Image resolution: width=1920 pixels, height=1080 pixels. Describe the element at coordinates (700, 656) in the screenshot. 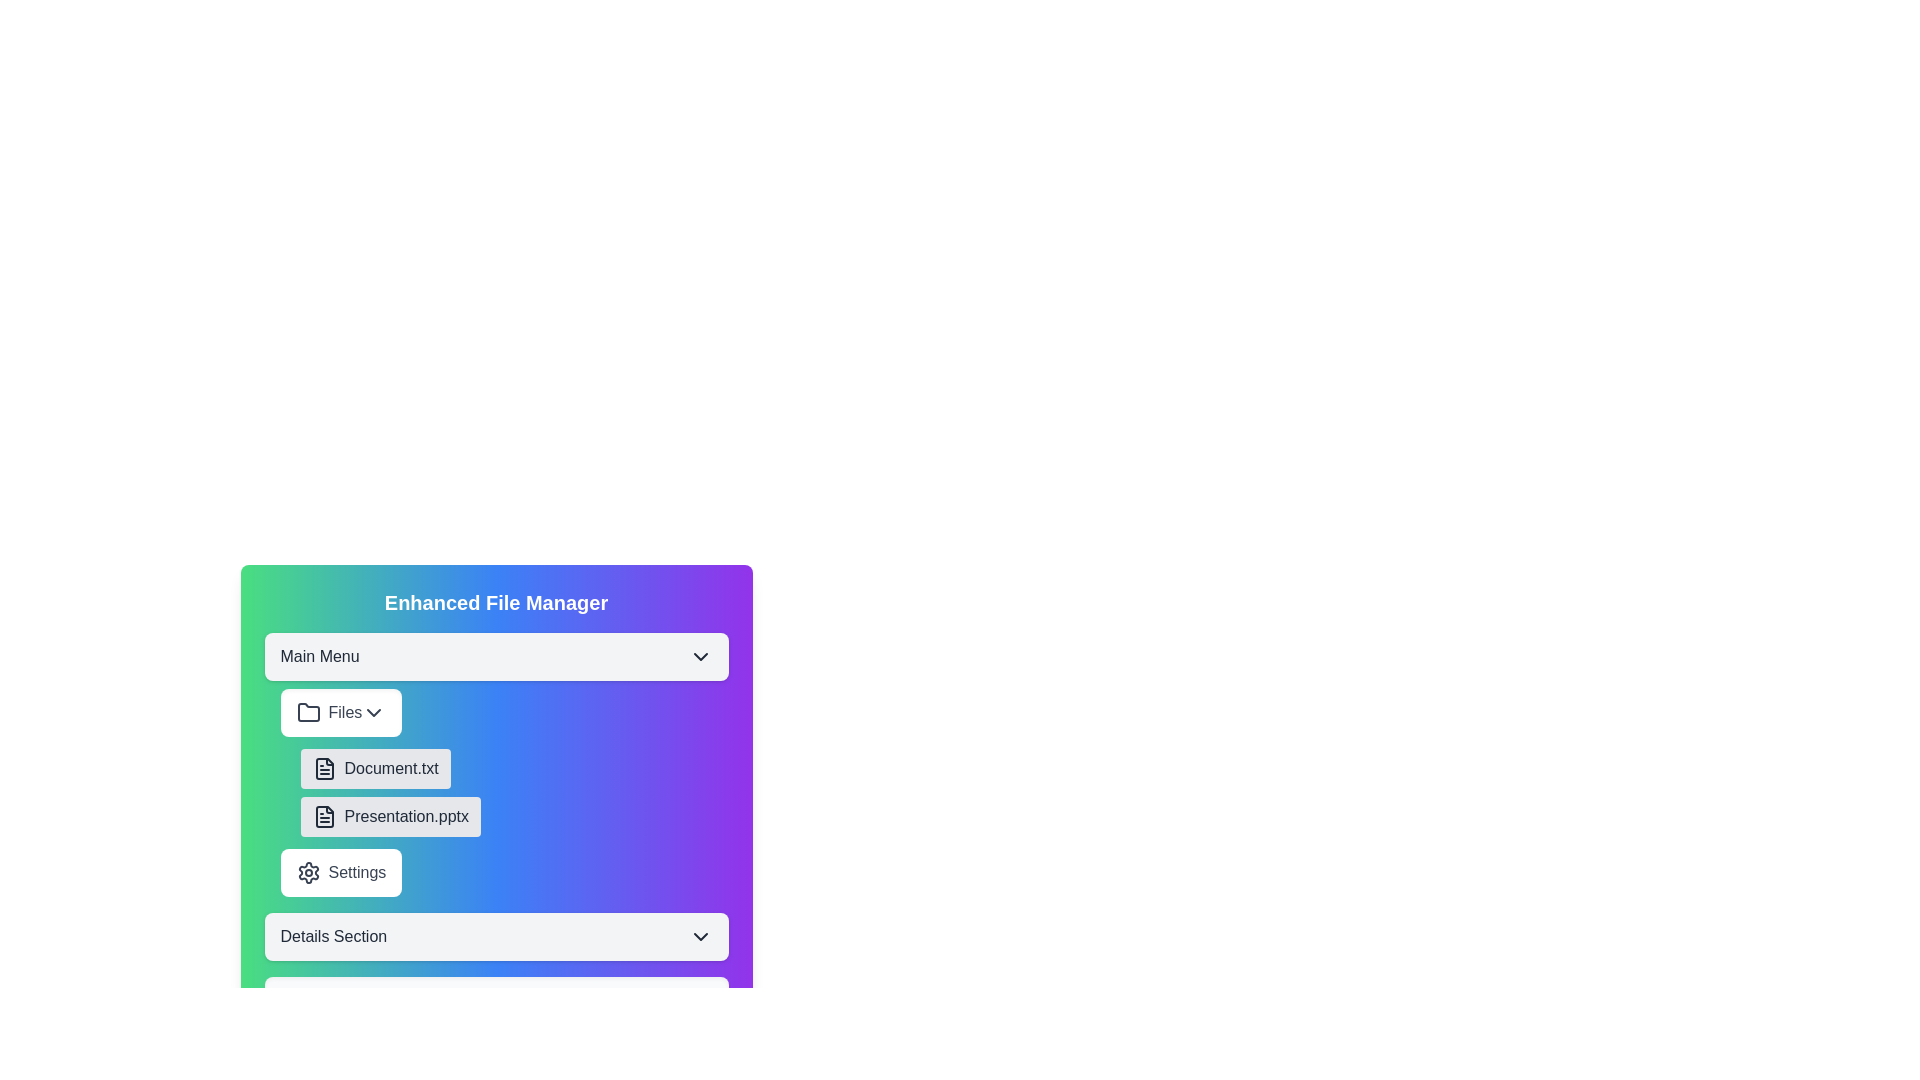

I see `the chevron-down icon located at the right end of the 'Main Menu' label` at that location.